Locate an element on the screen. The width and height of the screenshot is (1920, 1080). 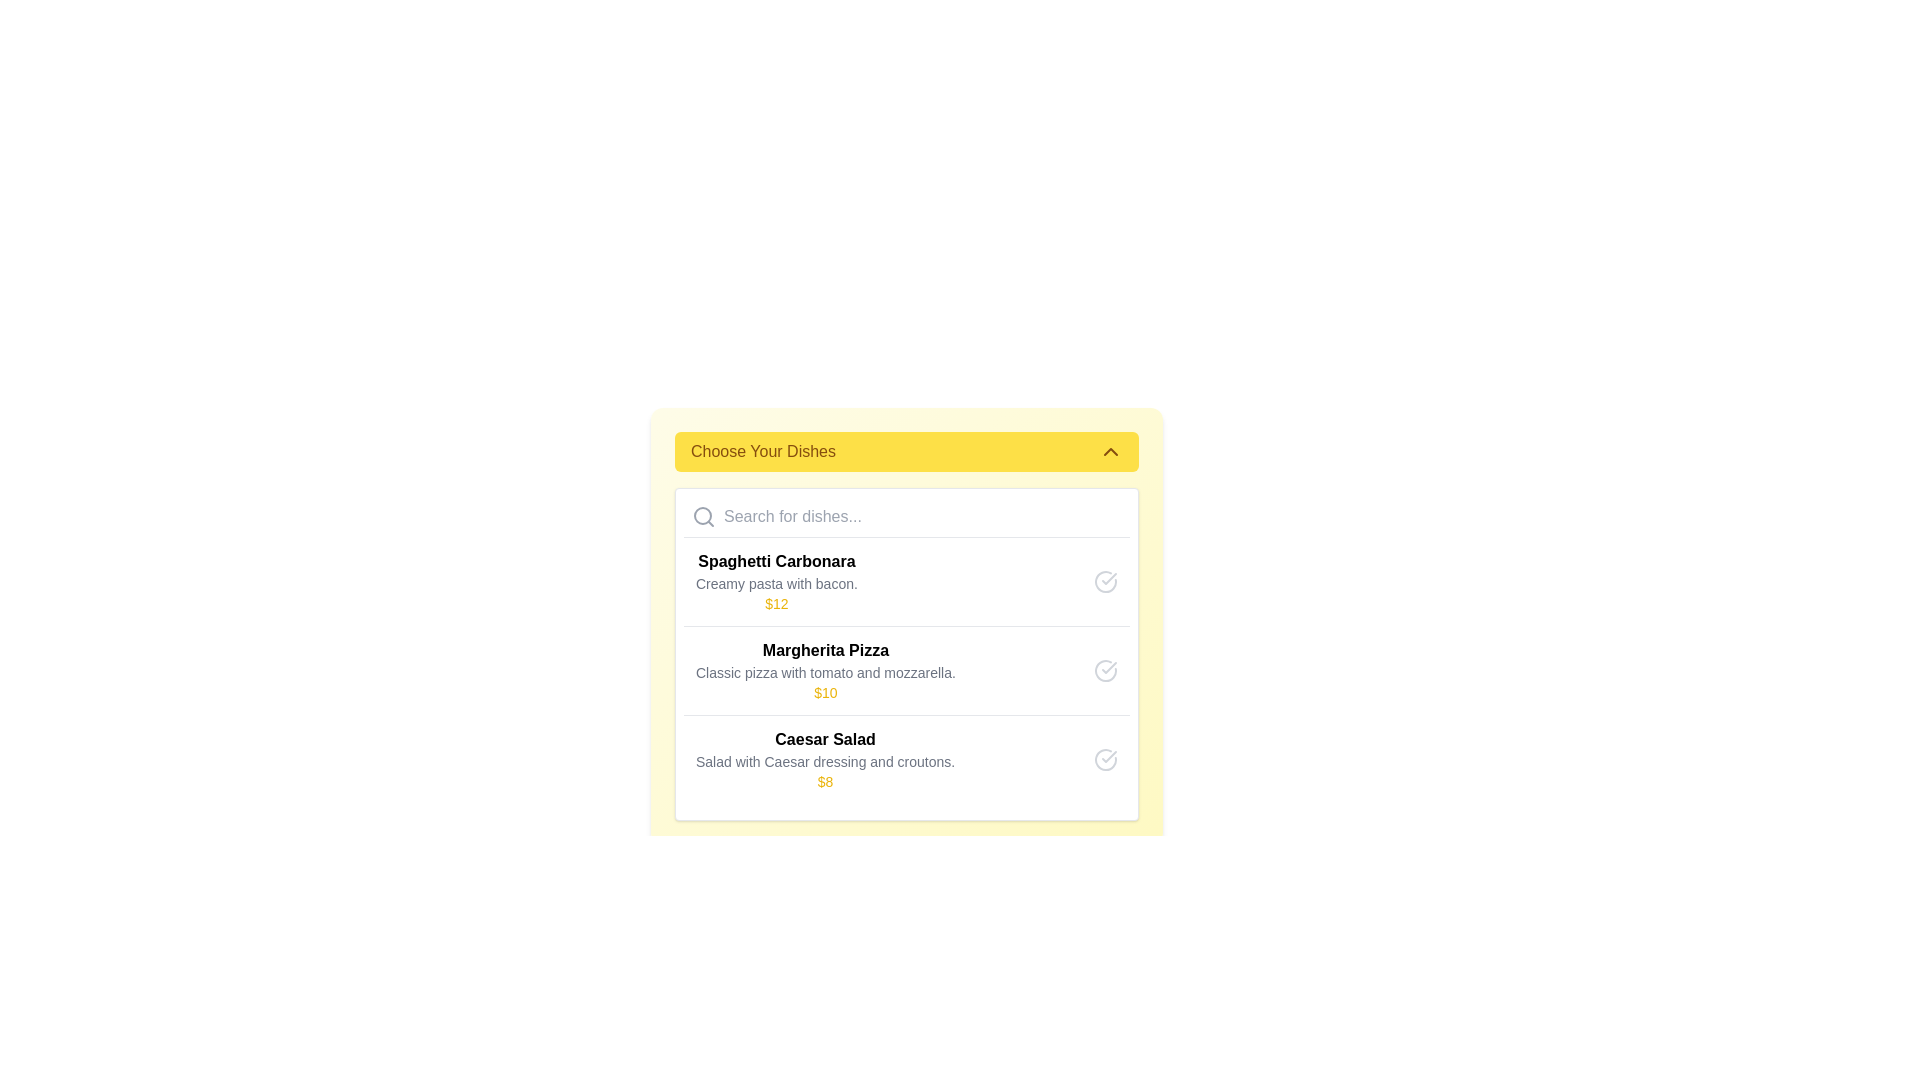
the selection indicator icon located to the far right of the 'Caesar Salad' menu item is located at coordinates (1104, 759).